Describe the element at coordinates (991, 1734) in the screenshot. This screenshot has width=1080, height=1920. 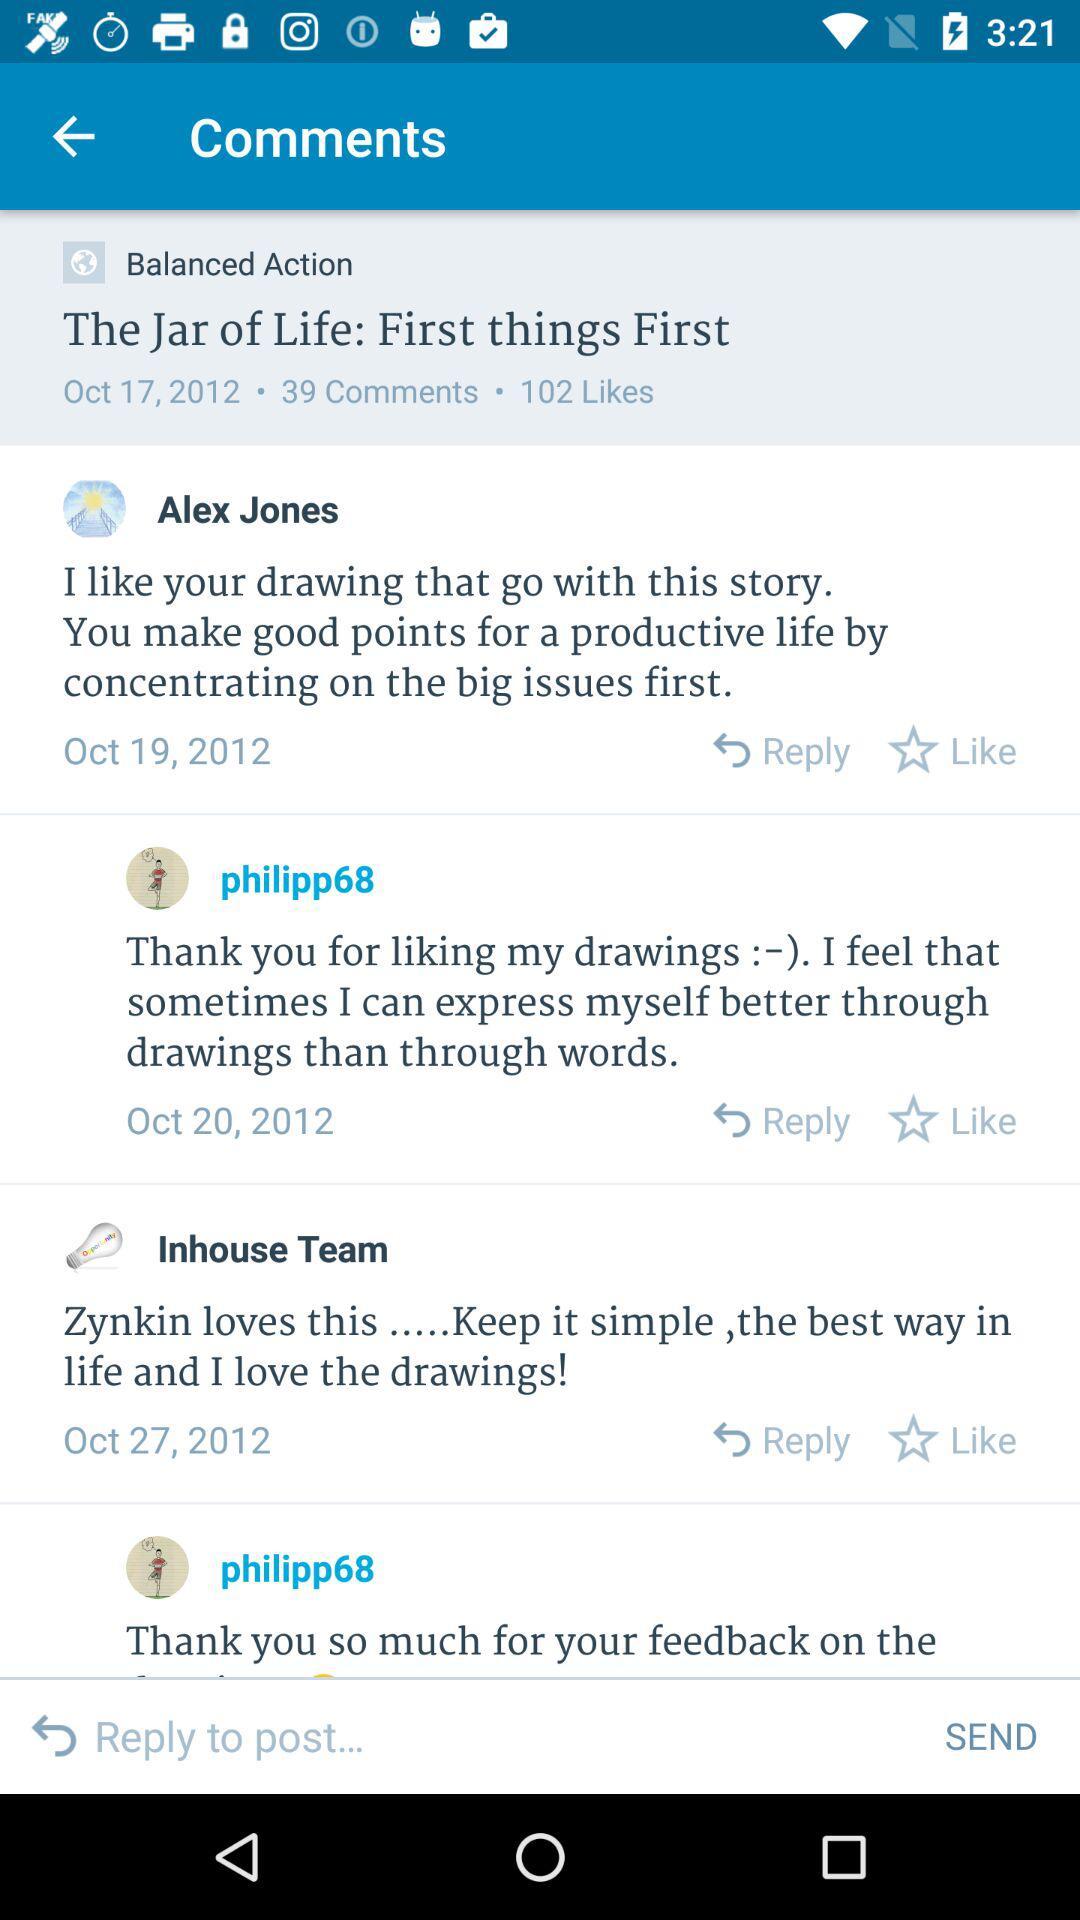
I see `the send` at that location.